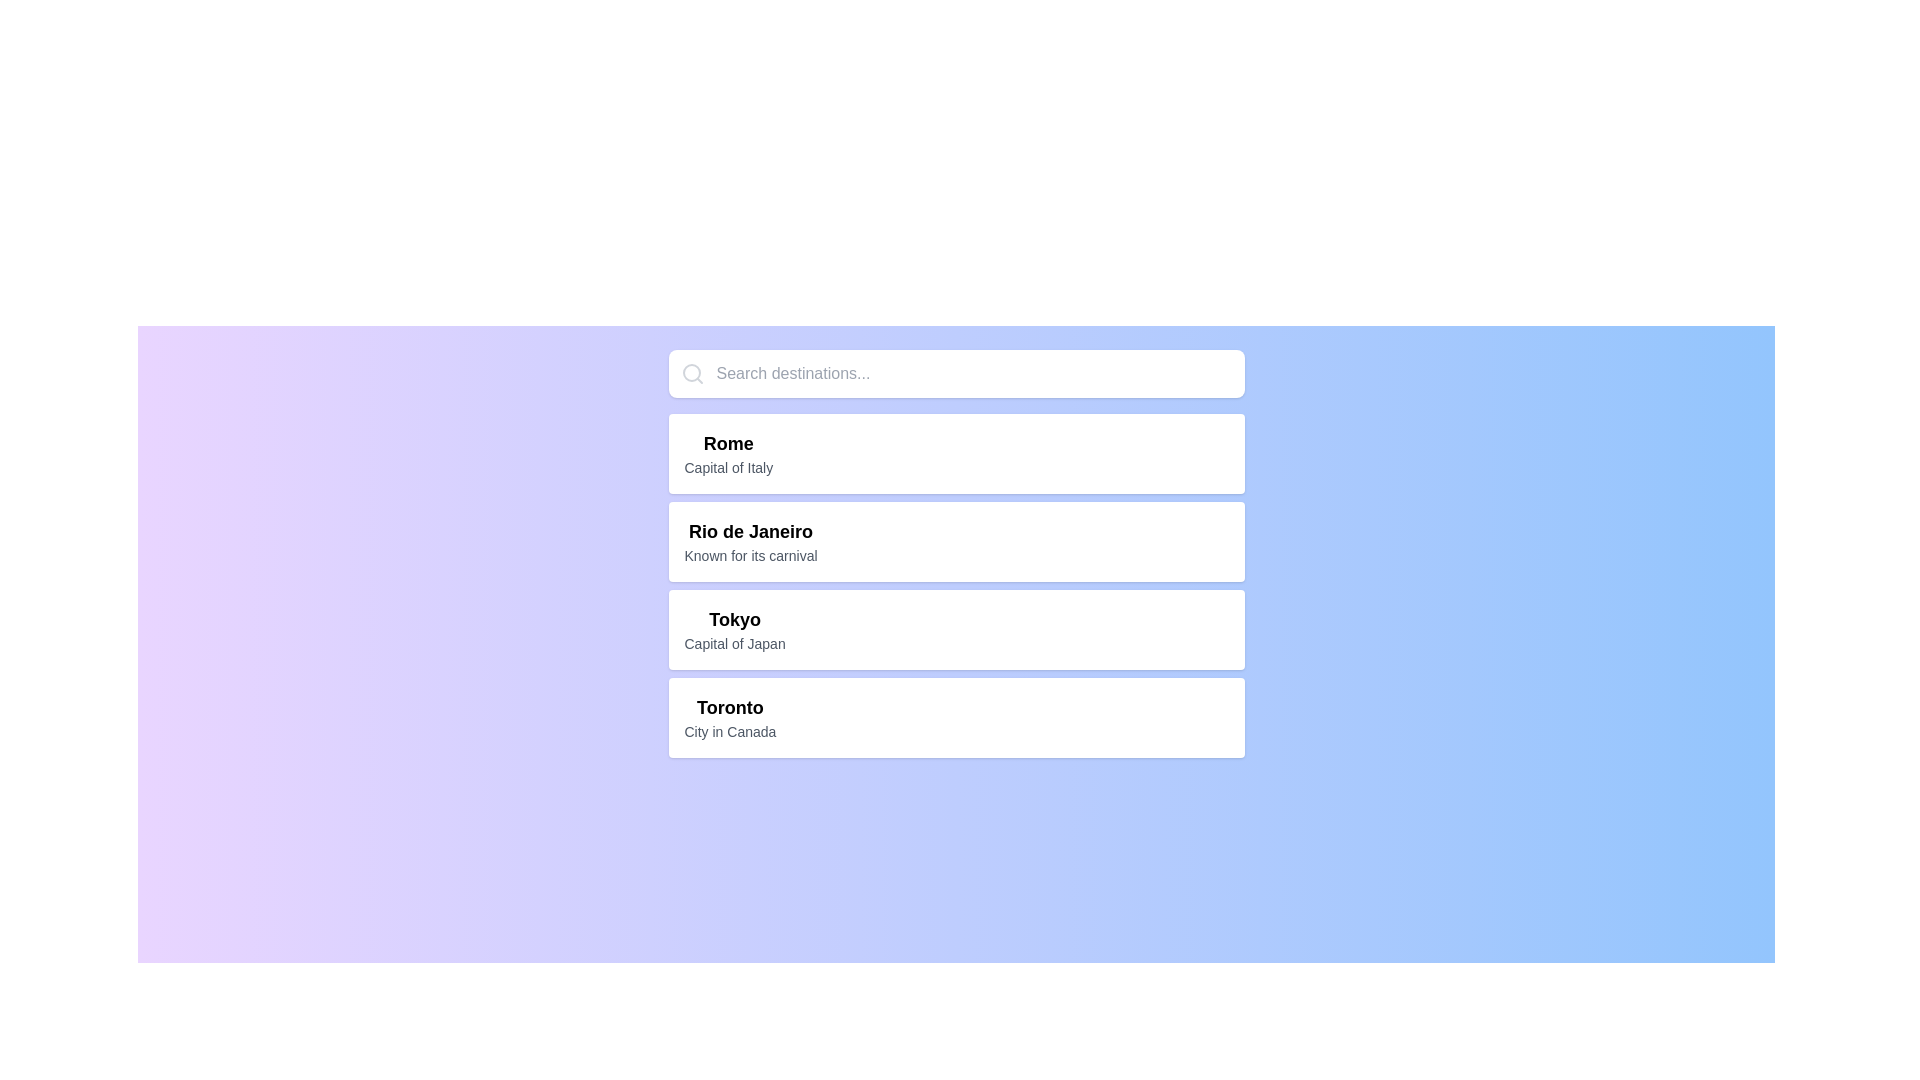 This screenshot has width=1920, height=1080. I want to click on the gray magnifying glass icon representing the search function, located on the left-hand side of the search input field, so click(692, 374).